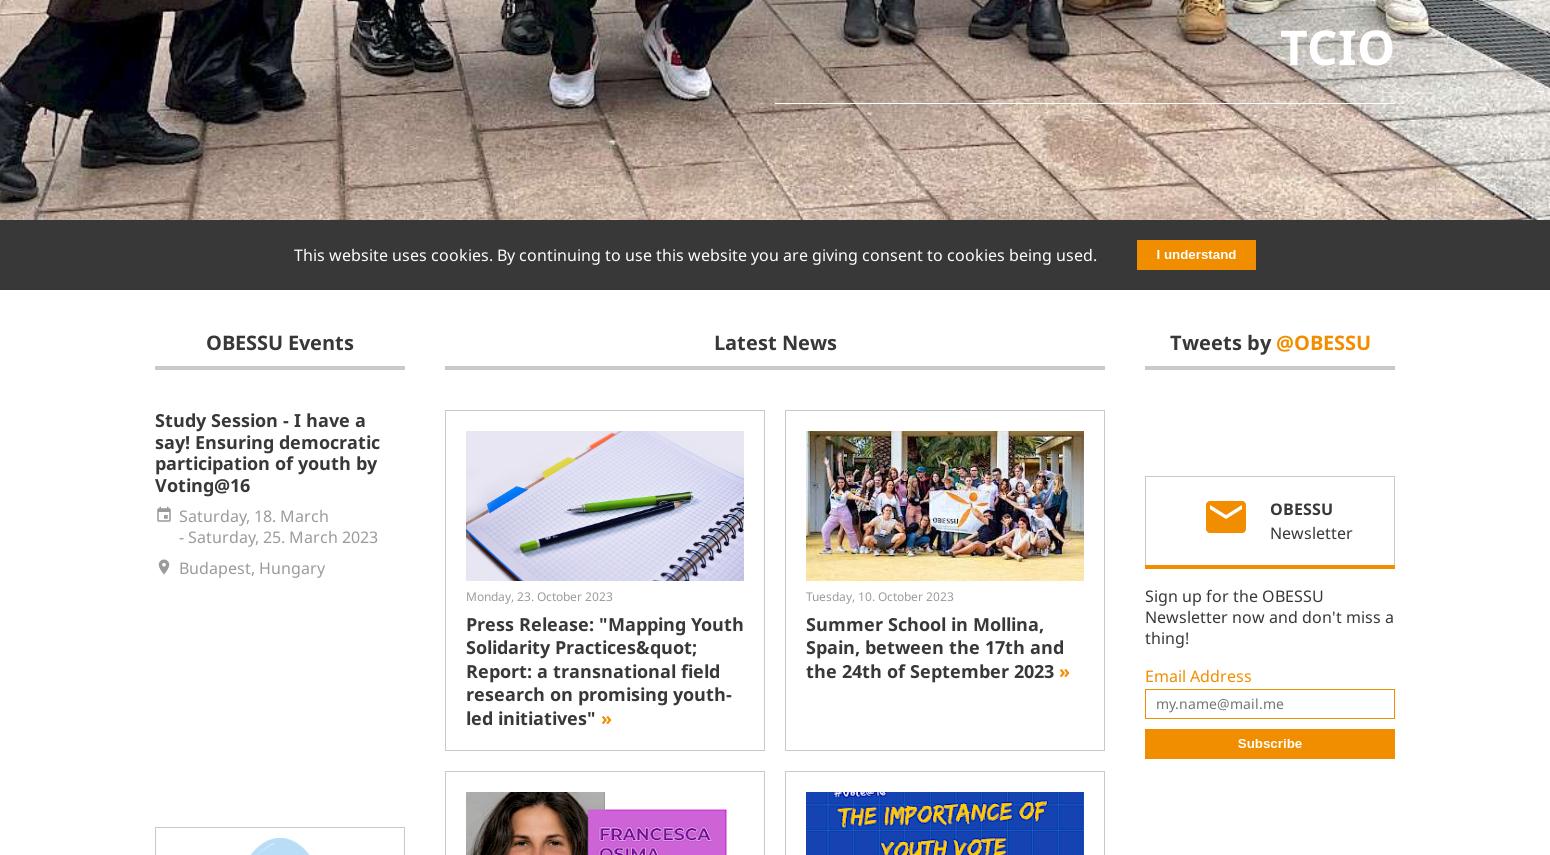 The height and width of the screenshot is (855, 1550). Describe the element at coordinates (1300, 507) in the screenshot. I see `'OBESSU'` at that location.